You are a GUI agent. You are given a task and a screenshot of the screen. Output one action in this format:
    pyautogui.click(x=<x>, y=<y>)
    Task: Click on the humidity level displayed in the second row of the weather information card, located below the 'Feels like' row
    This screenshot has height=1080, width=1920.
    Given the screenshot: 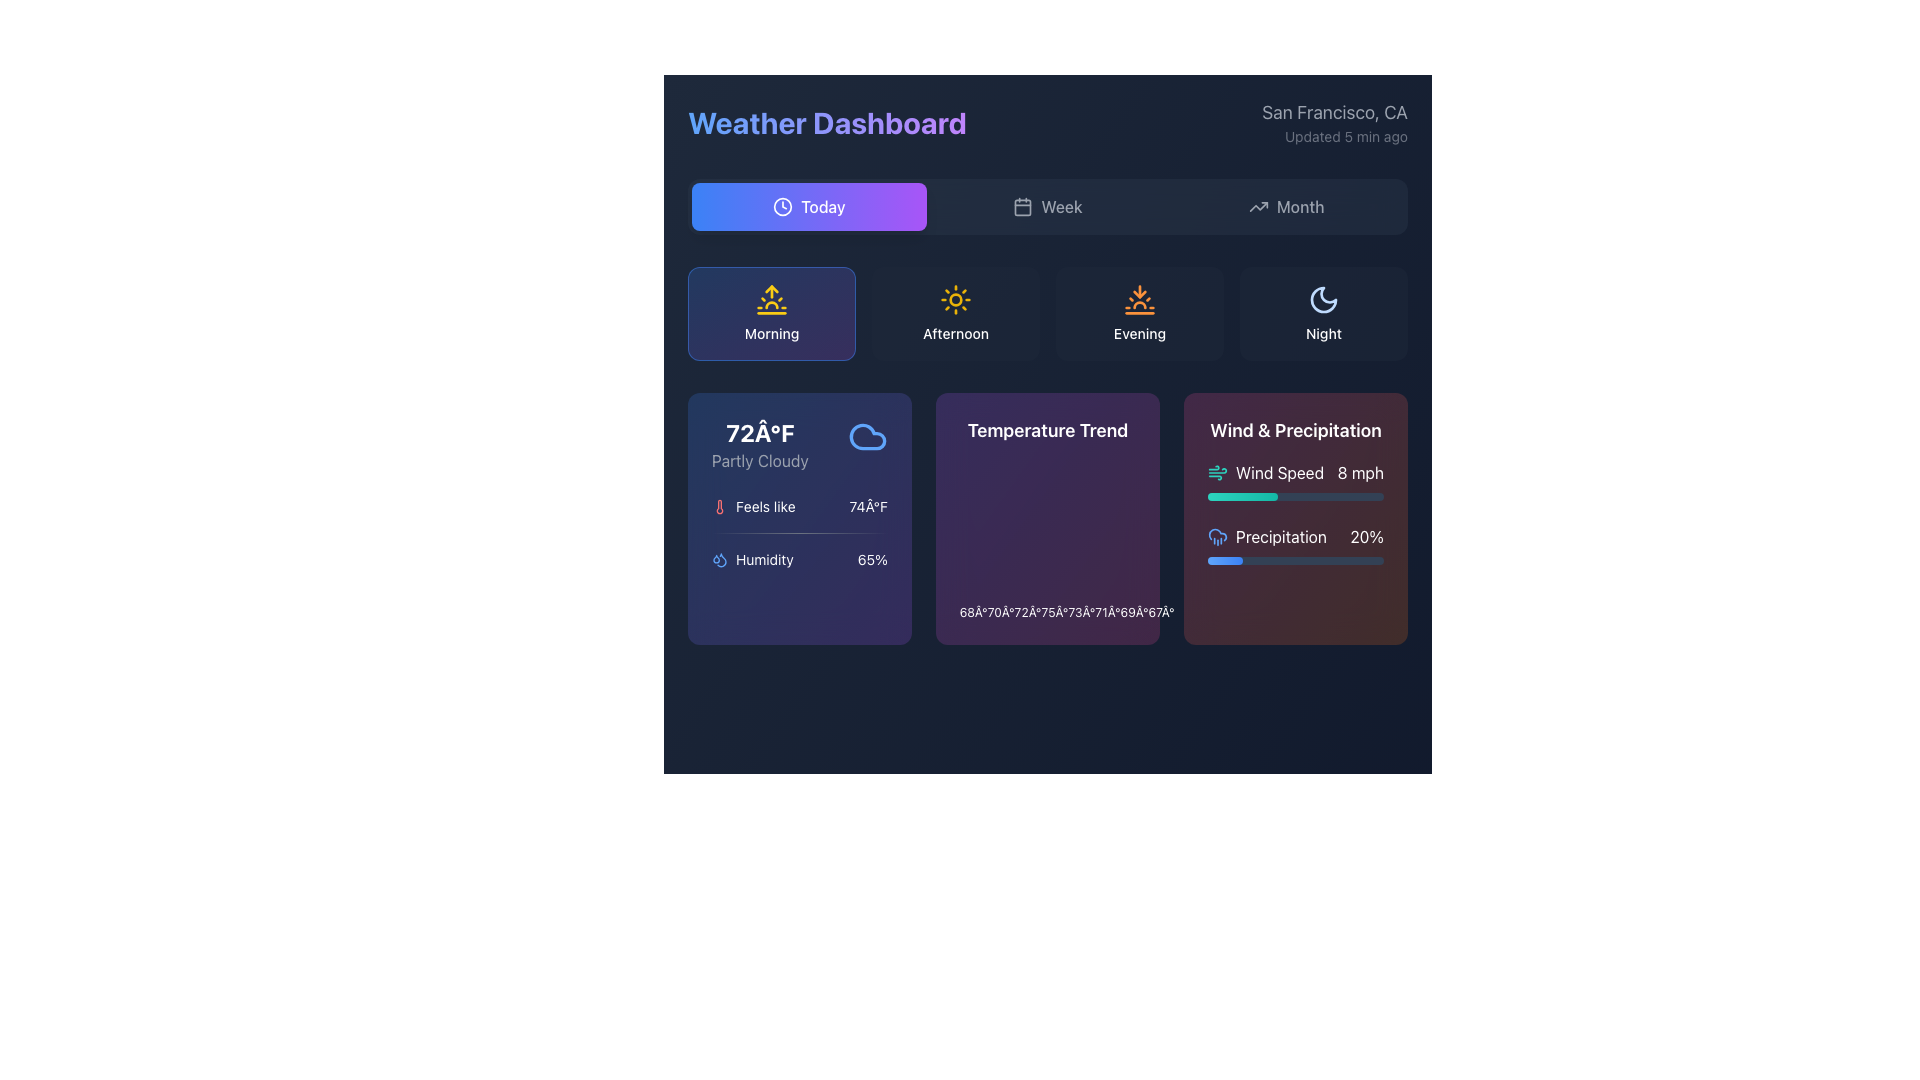 What is the action you would take?
    pyautogui.click(x=800, y=559)
    